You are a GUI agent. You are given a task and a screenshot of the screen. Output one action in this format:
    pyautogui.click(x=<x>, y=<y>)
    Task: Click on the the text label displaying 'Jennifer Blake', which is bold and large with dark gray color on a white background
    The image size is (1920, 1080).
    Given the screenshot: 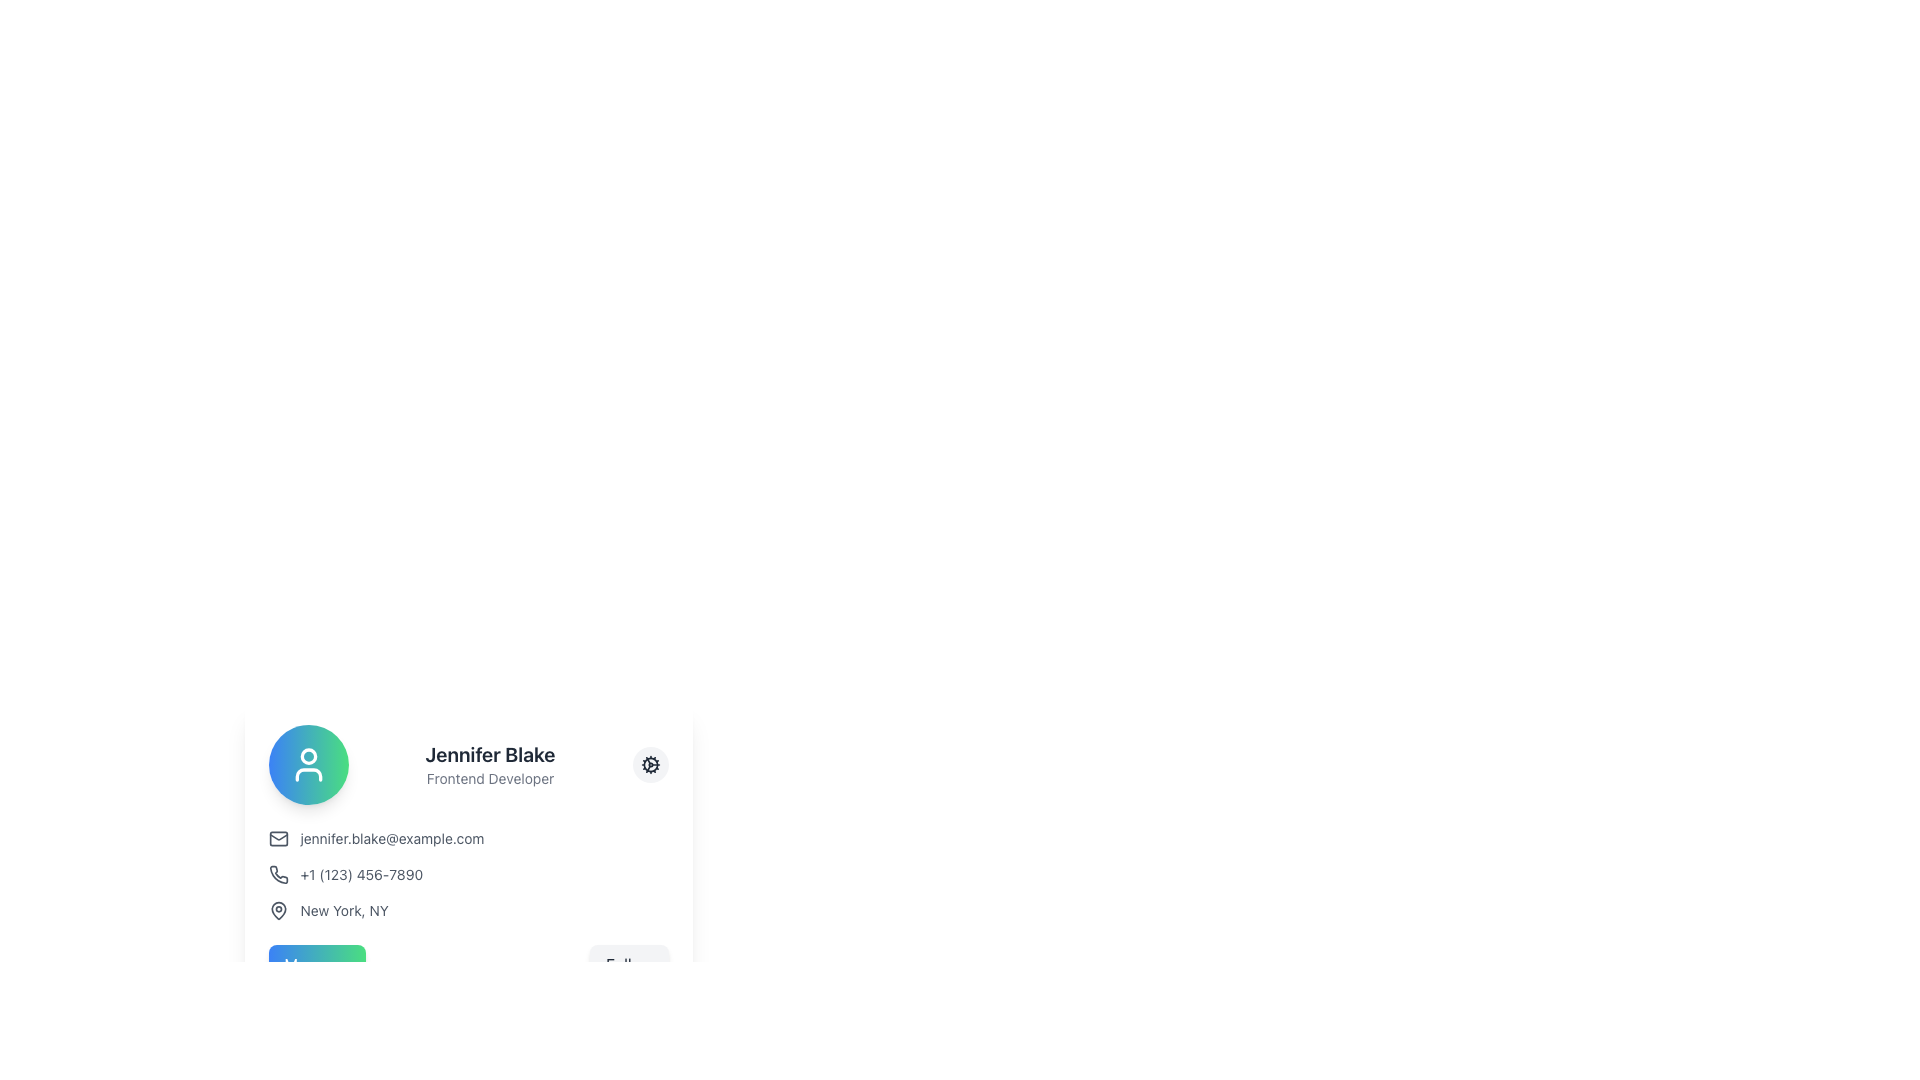 What is the action you would take?
    pyautogui.click(x=490, y=755)
    